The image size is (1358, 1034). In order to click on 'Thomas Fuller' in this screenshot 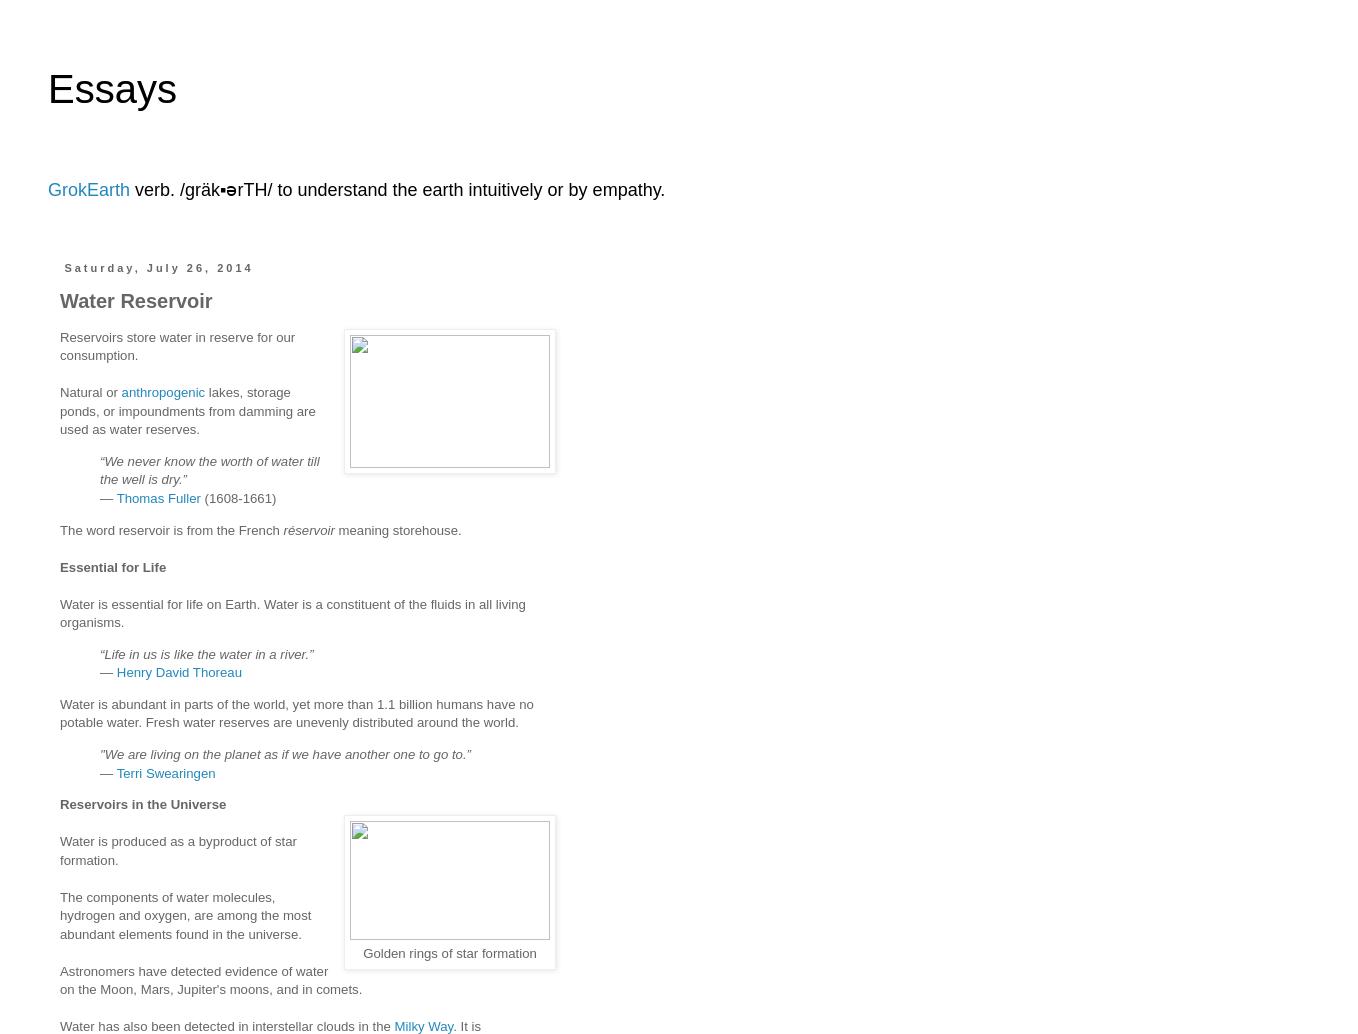, I will do `click(157, 496)`.